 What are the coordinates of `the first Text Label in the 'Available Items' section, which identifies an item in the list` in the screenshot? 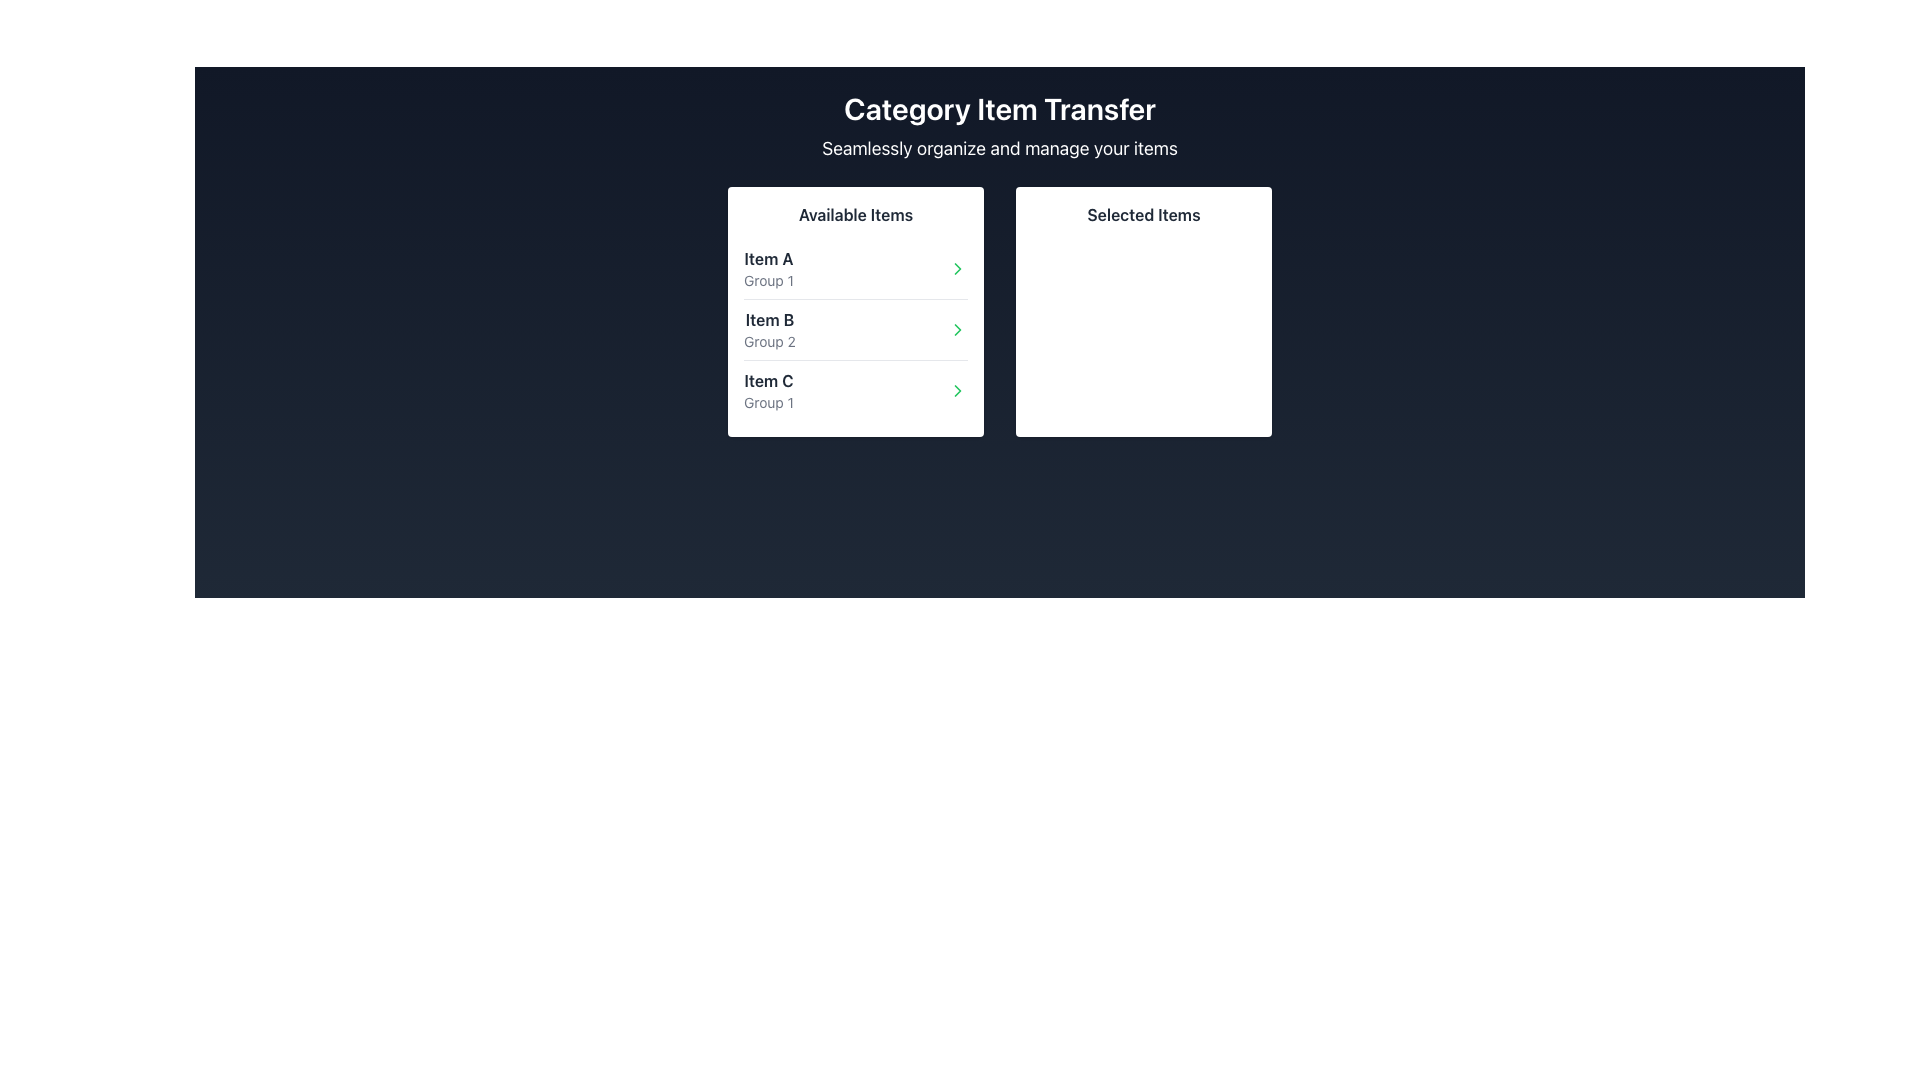 It's located at (767, 257).